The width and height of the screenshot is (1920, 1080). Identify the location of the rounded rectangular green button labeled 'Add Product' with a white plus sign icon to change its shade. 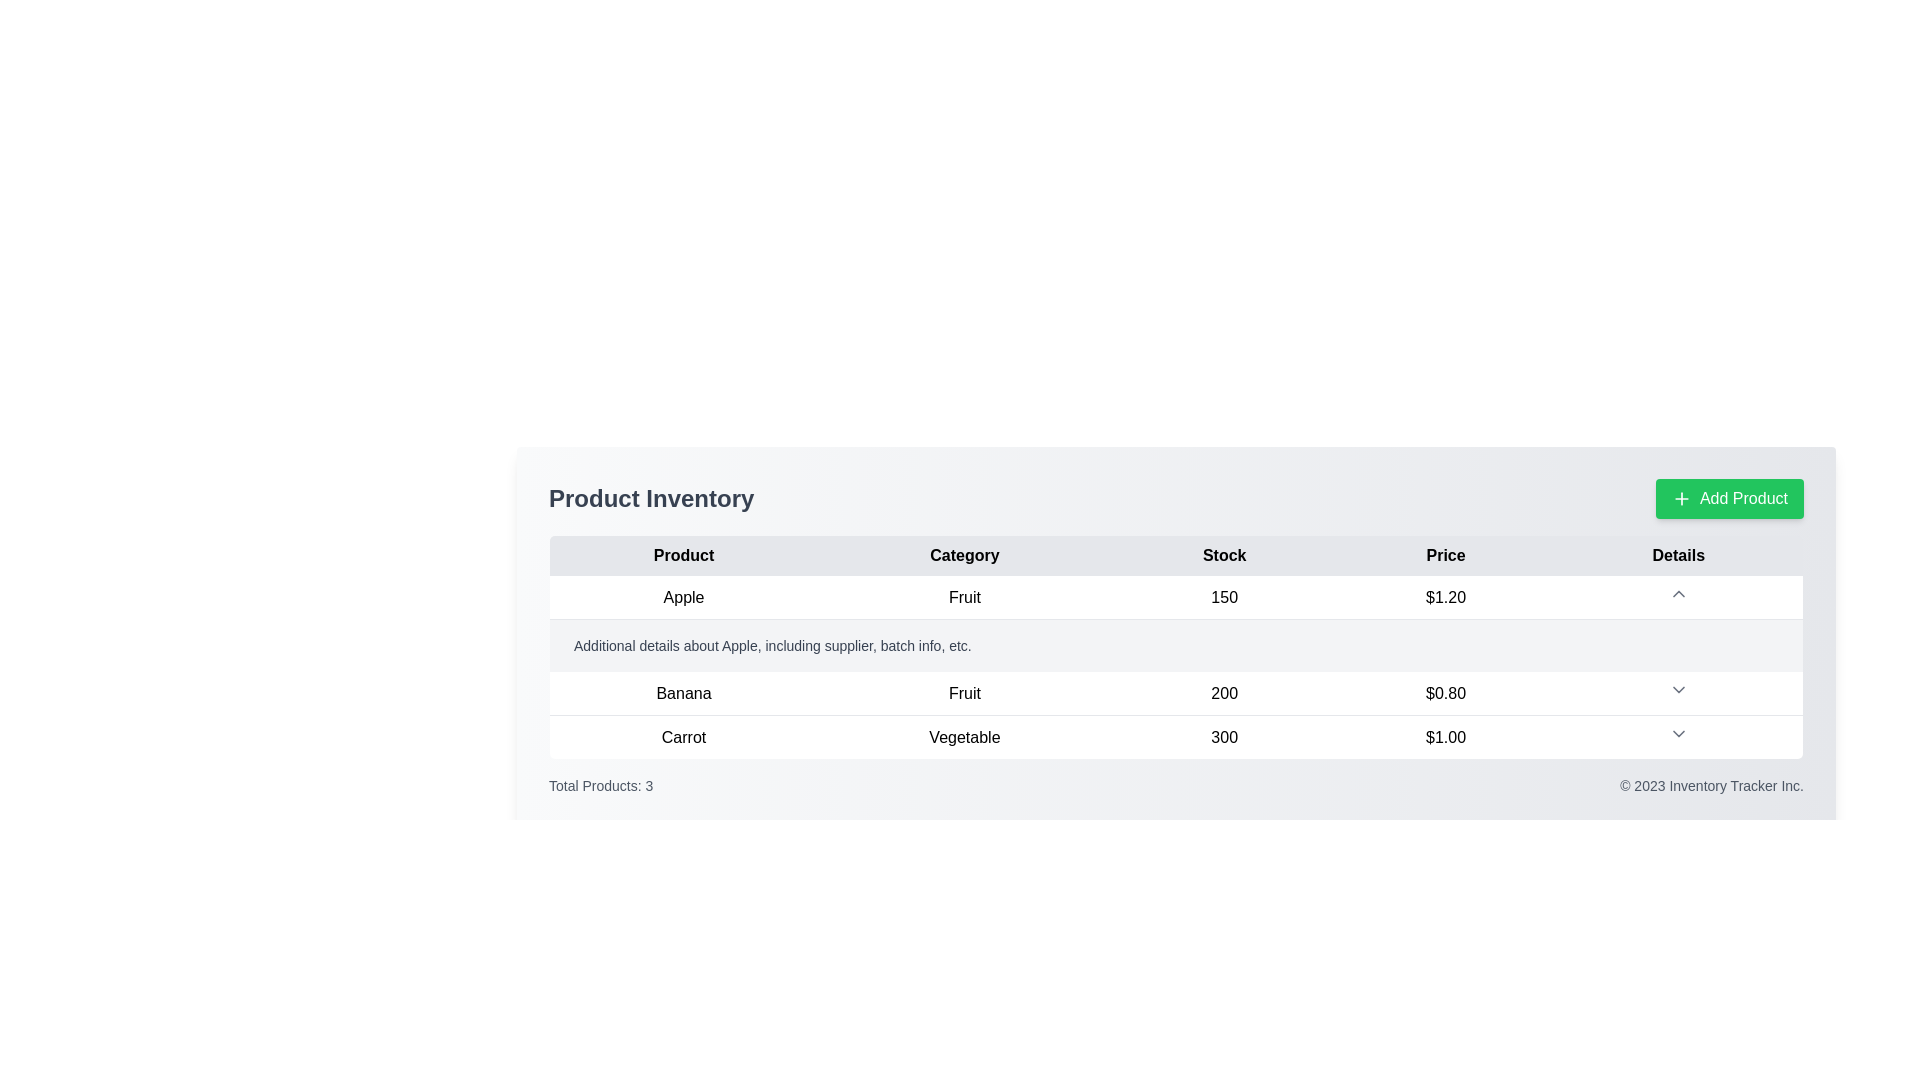
(1728, 497).